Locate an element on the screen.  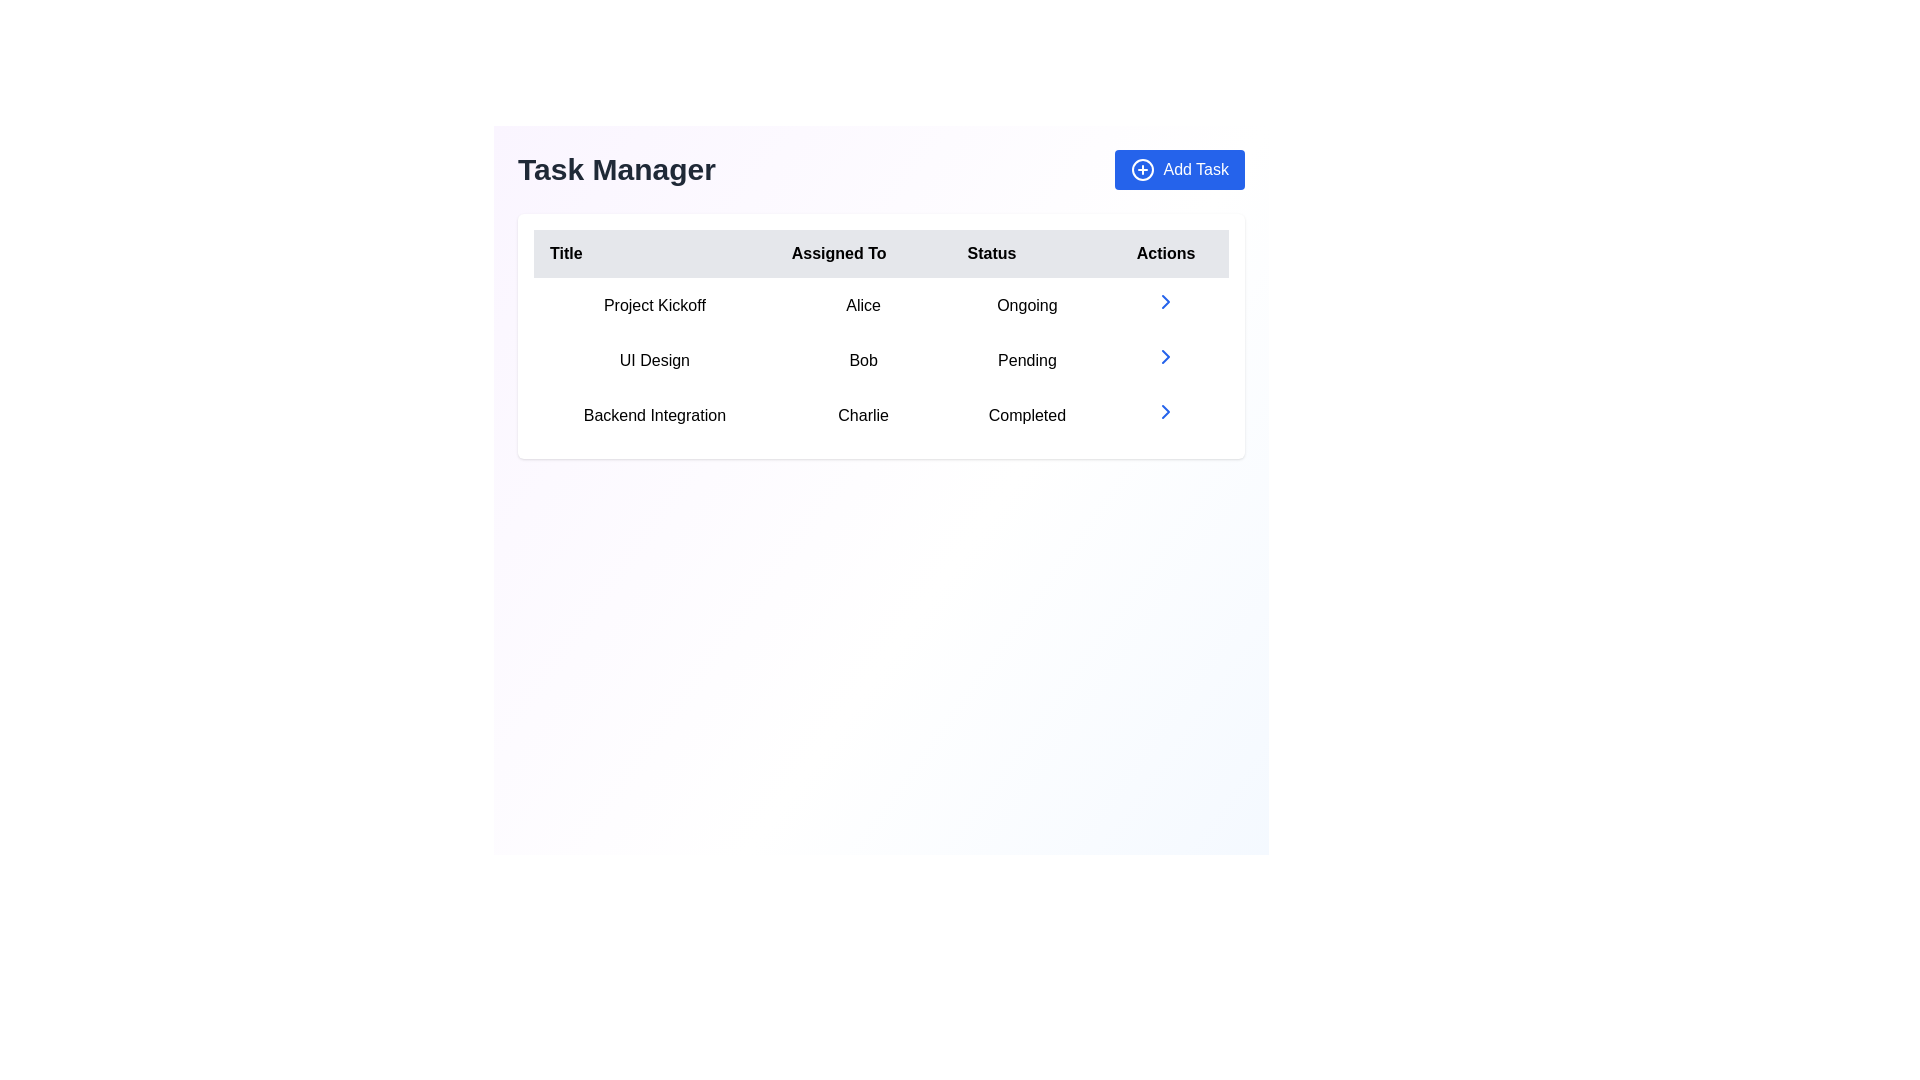
the 'Add Task' button located at the top-right corner of the interface, which features an icon representing the action of adding or creating a new task is located at coordinates (1143, 168).